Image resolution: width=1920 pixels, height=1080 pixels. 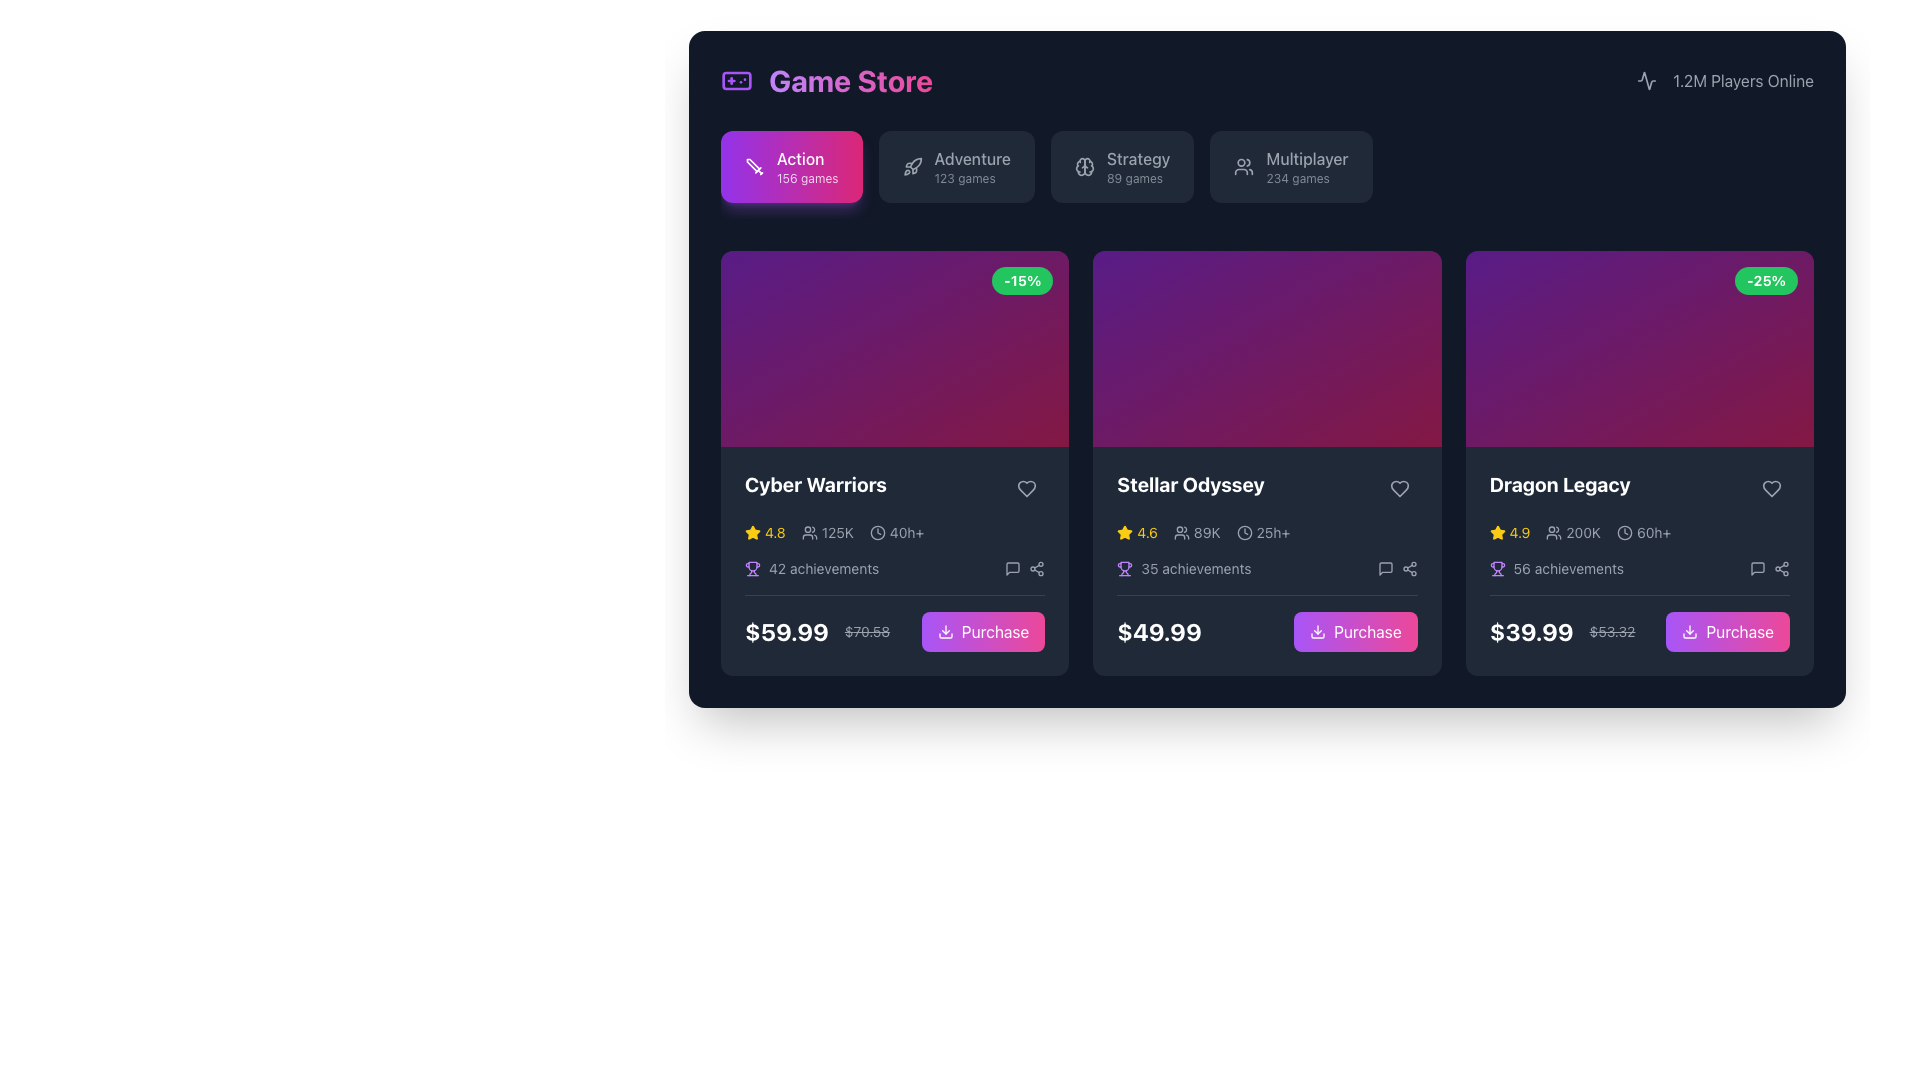 What do you see at coordinates (1022, 281) in the screenshot?
I see `the discount percentage label indicating a 15% price reduction, located in the top-right corner of the first card in a three-card layout` at bounding box center [1022, 281].